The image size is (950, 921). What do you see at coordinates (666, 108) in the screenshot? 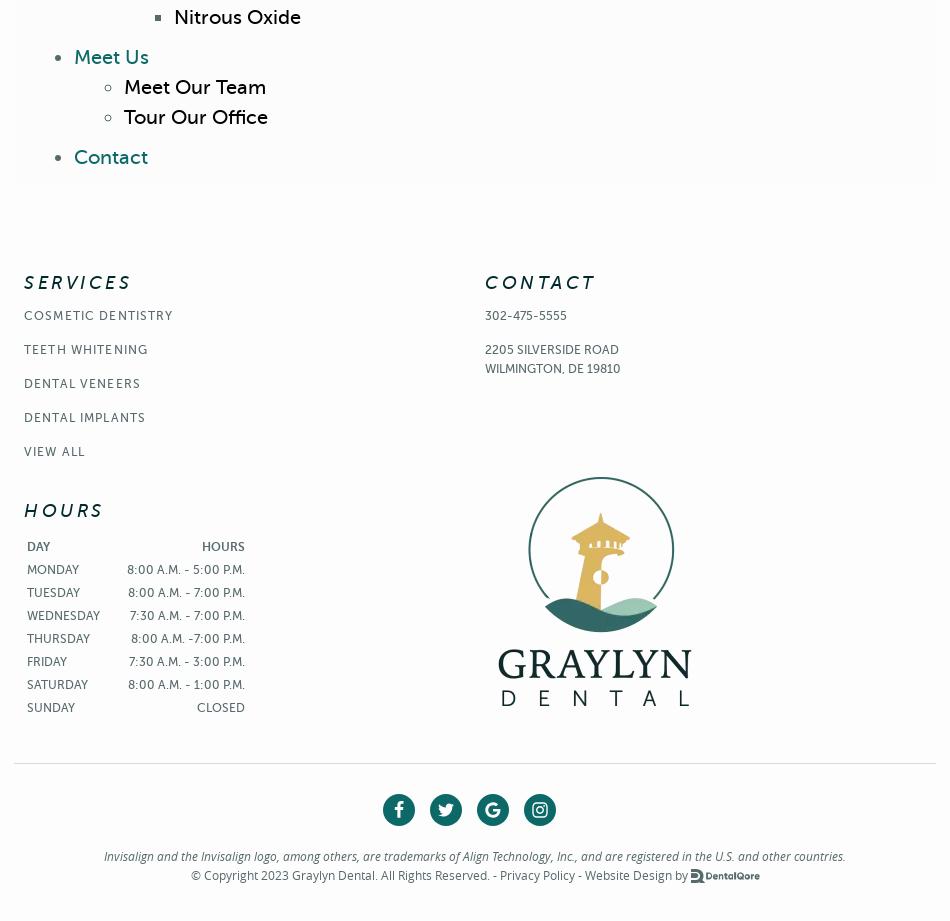
I see `'Call Us'` at bounding box center [666, 108].